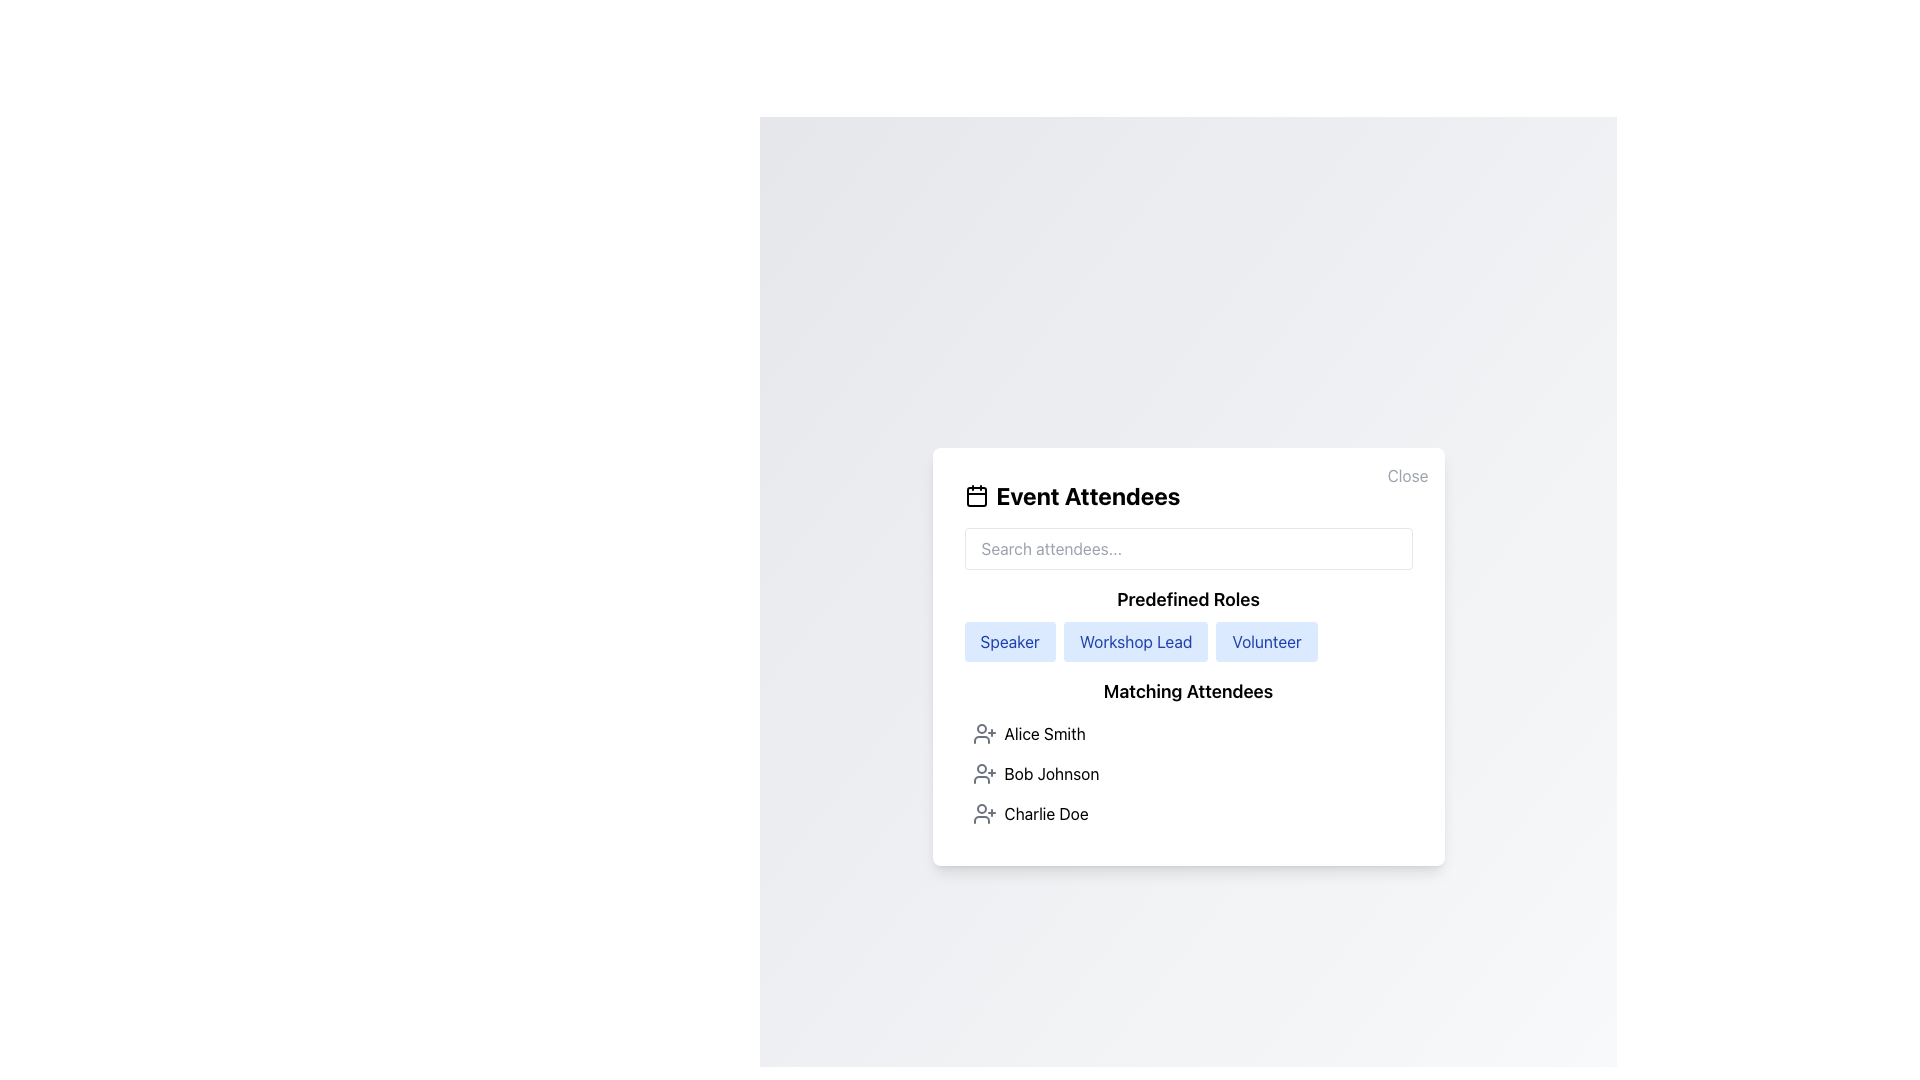 This screenshot has width=1920, height=1080. What do you see at coordinates (976, 495) in the screenshot?
I see `the calendar icon located in the top-left corner of the header section of the 'Event Attendees' dialog box, which features a minimalist modern outline and a small grid inside a square frame` at bounding box center [976, 495].